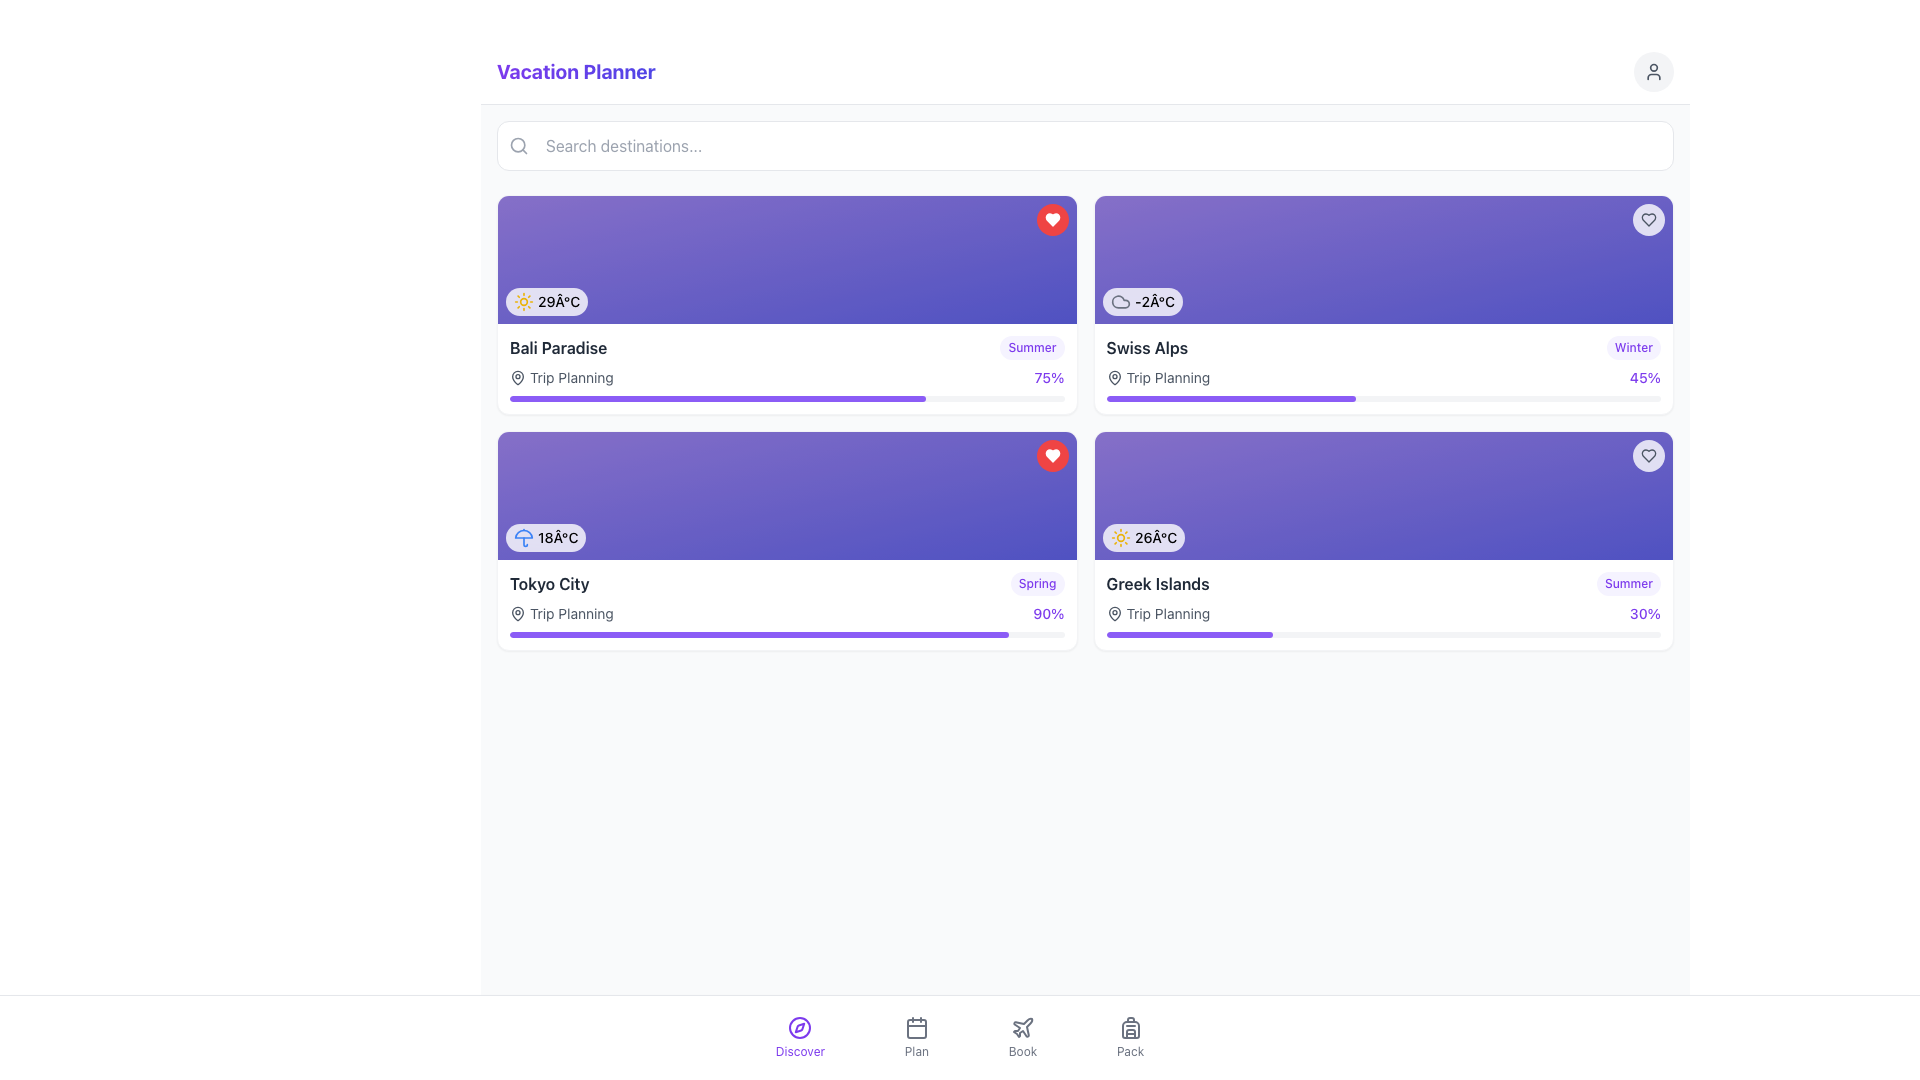 The width and height of the screenshot is (1920, 1080). What do you see at coordinates (518, 378) in the screenshot?
I see `the gray map pin icon, which is a teardrop shape with a circular center, located within the 'Trip Planning' label, directly preceding the text` at bounding box center [518, 378].